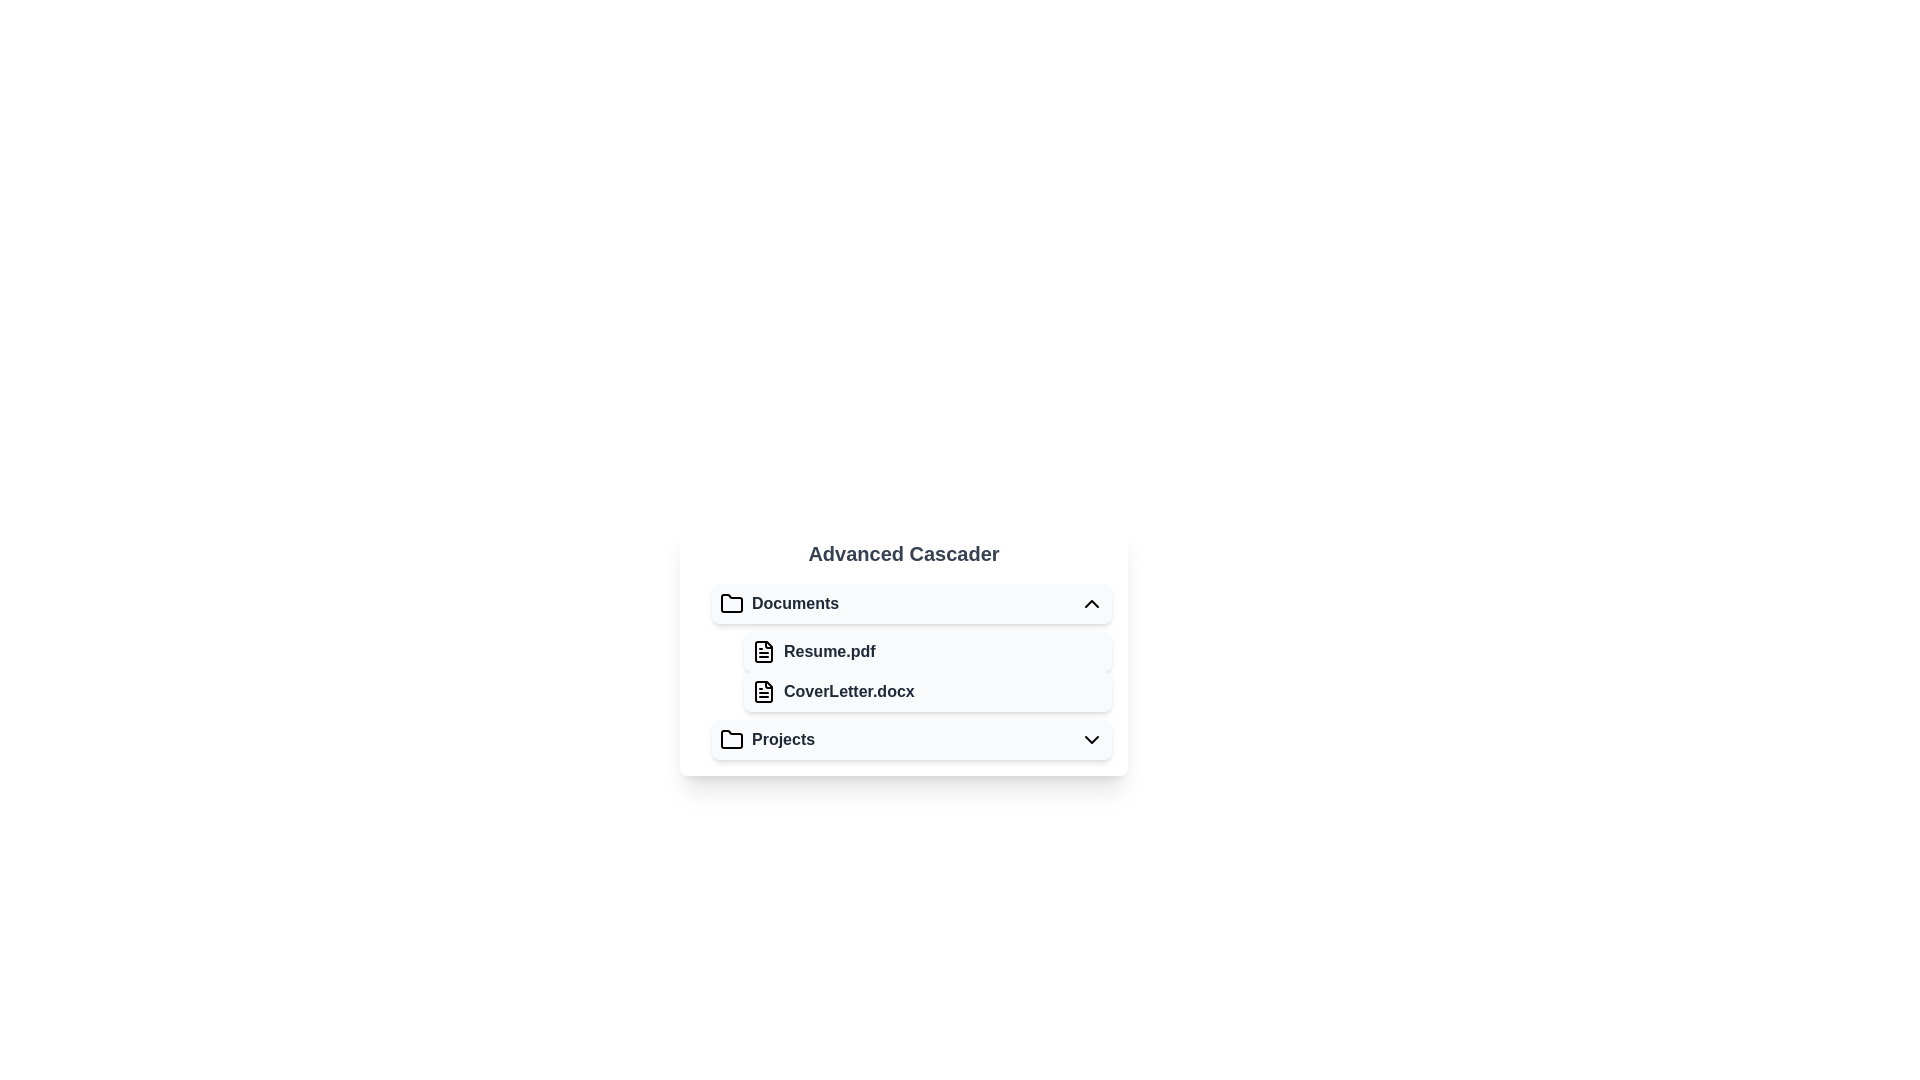 The width and height of the screenshot is (1920, 1080). What do you see at coordinates (794, 603) in the screenshot?
I see `the label of the folder item in the cascader menu, which is located to the right of the folder icon` at bounding box center [794, 603].